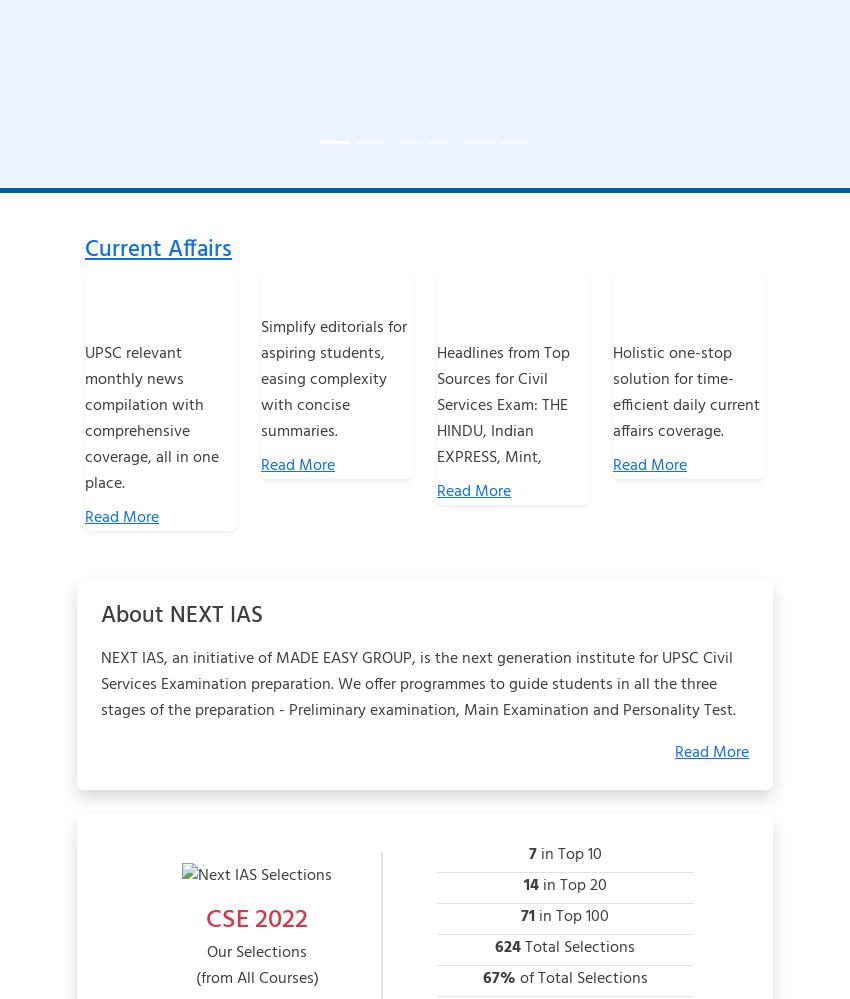 This screenshot has height=999, width=850. What do you see at coordinates (375, 914) in the screenshot?
I see `'Testimonials'` at bounding box center [375, 914].